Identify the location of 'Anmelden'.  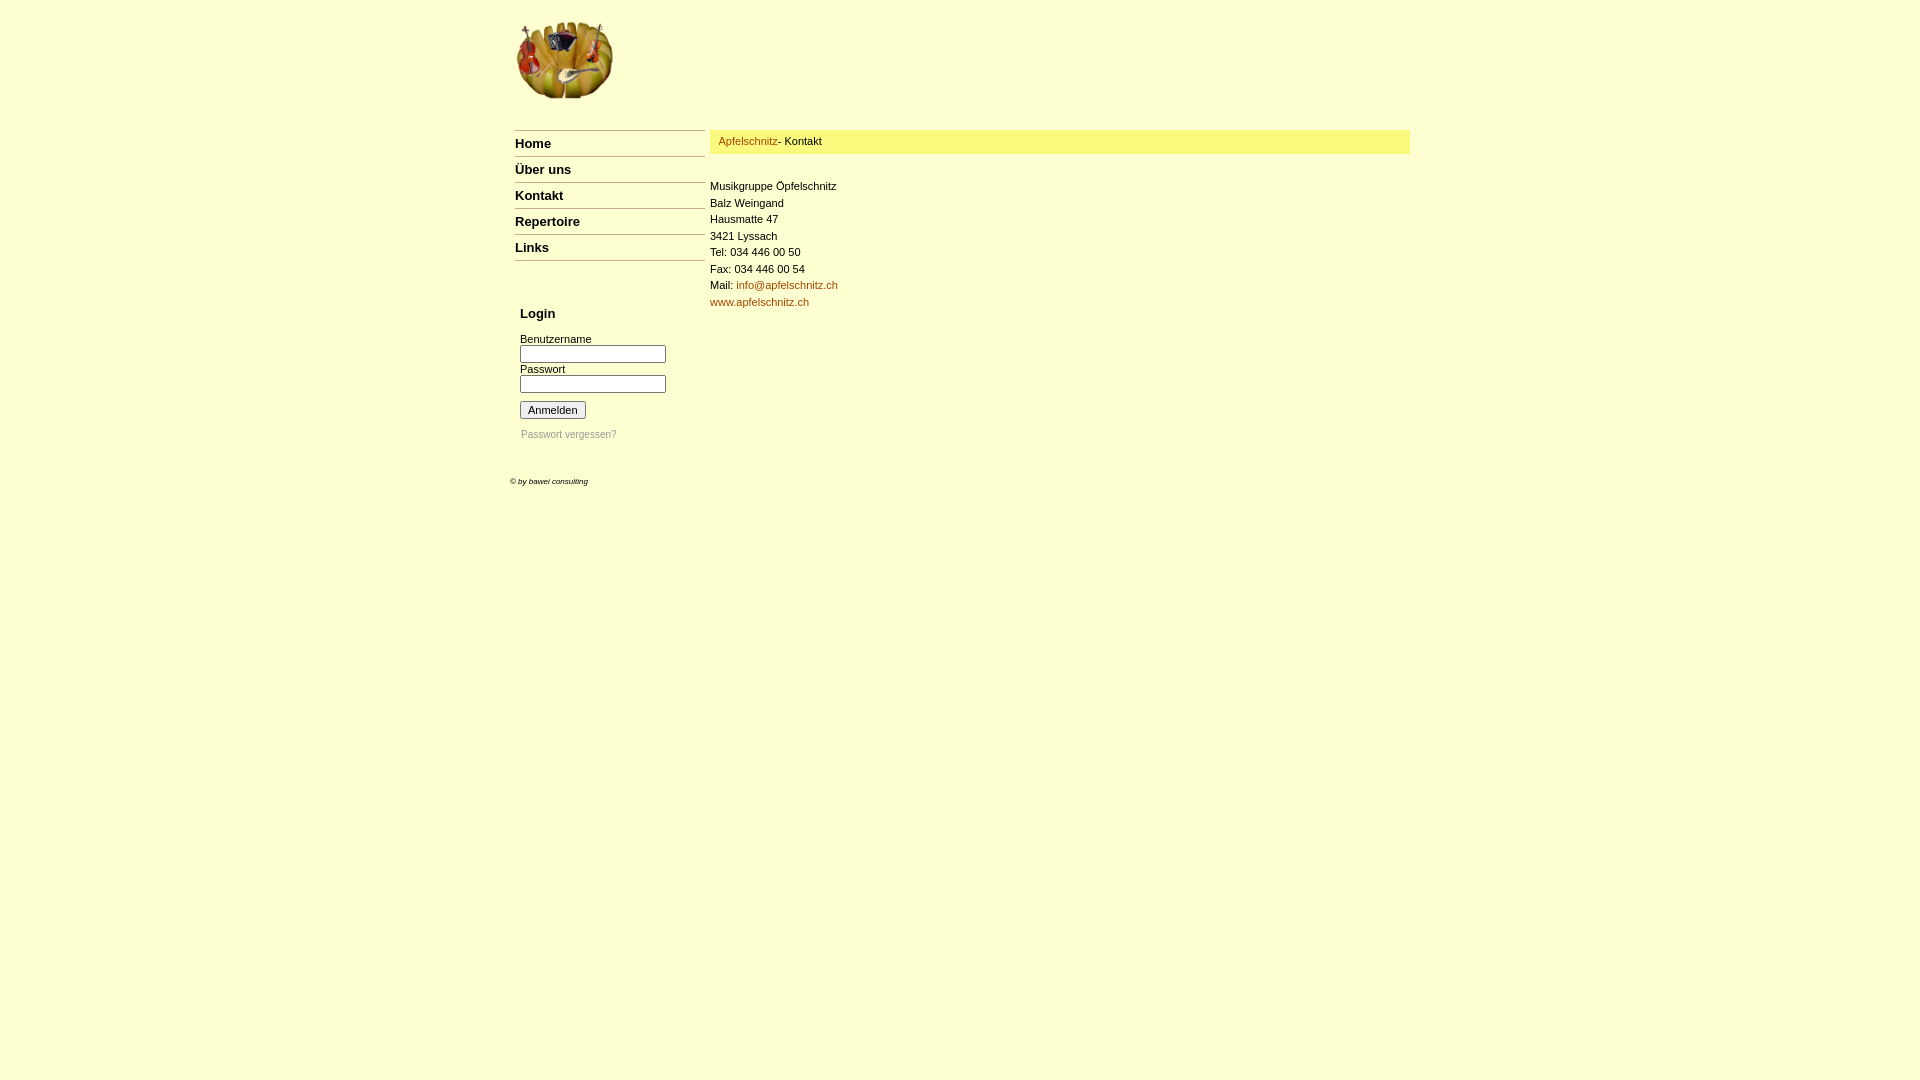
(552, 408).